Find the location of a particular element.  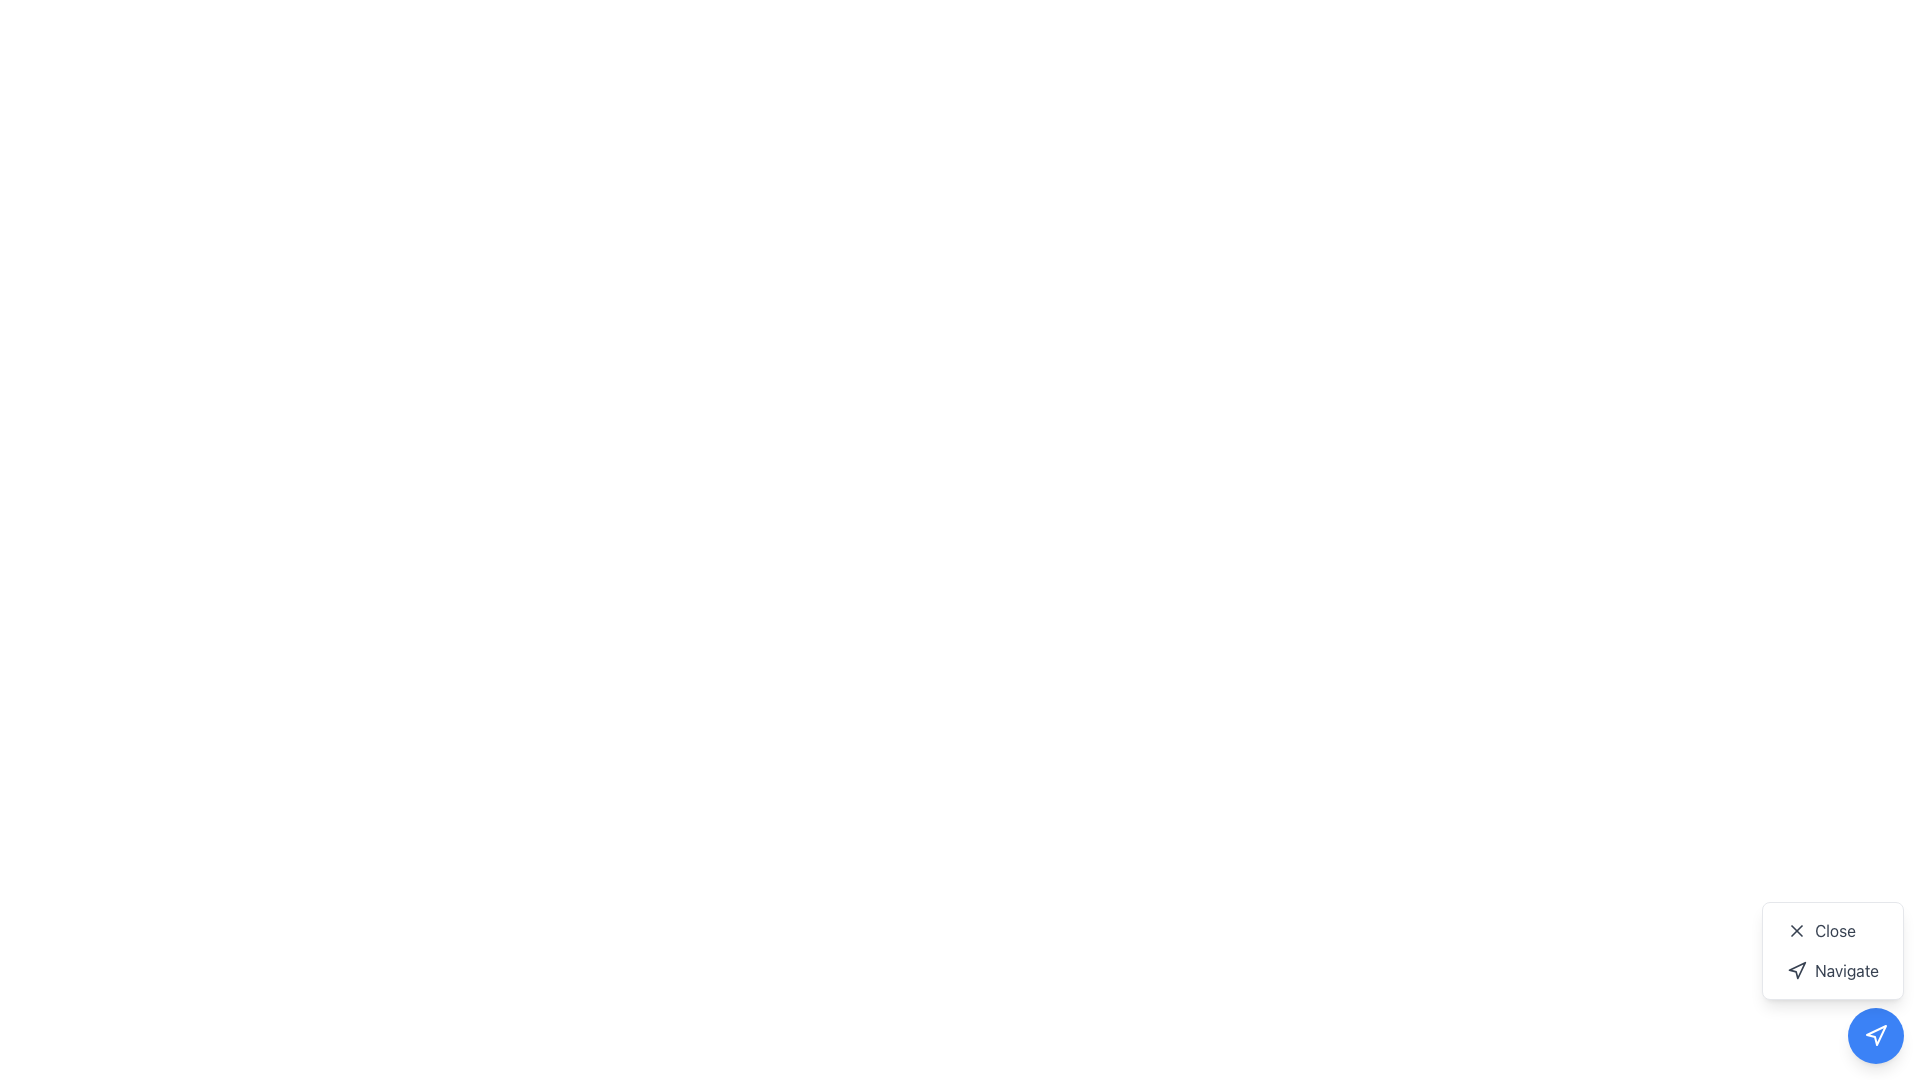

the navigation button located in the bottom-right corner of the interface is located at coordinates (1875, 1035).